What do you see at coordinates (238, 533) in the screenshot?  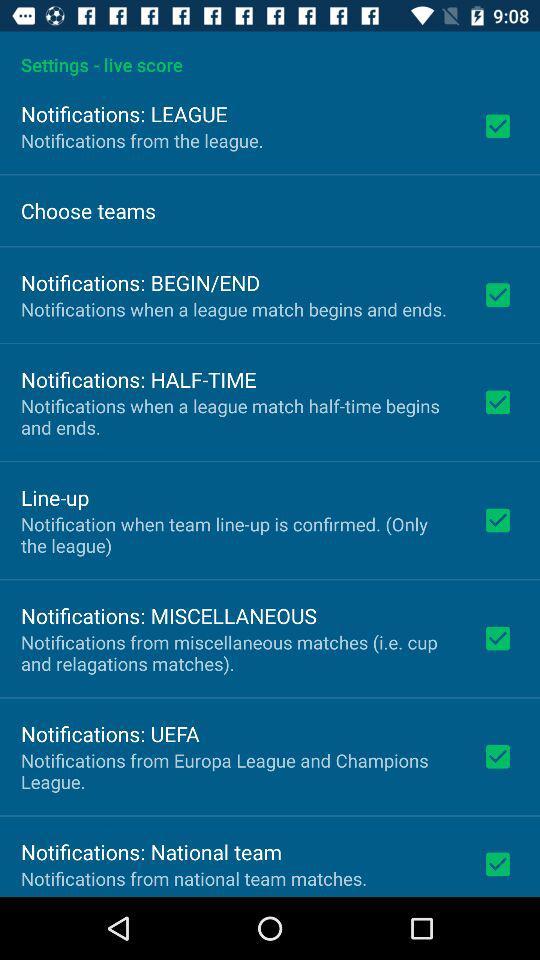 I see `item above notifications: miscellaneous icon` at bounding box center [238, 533].